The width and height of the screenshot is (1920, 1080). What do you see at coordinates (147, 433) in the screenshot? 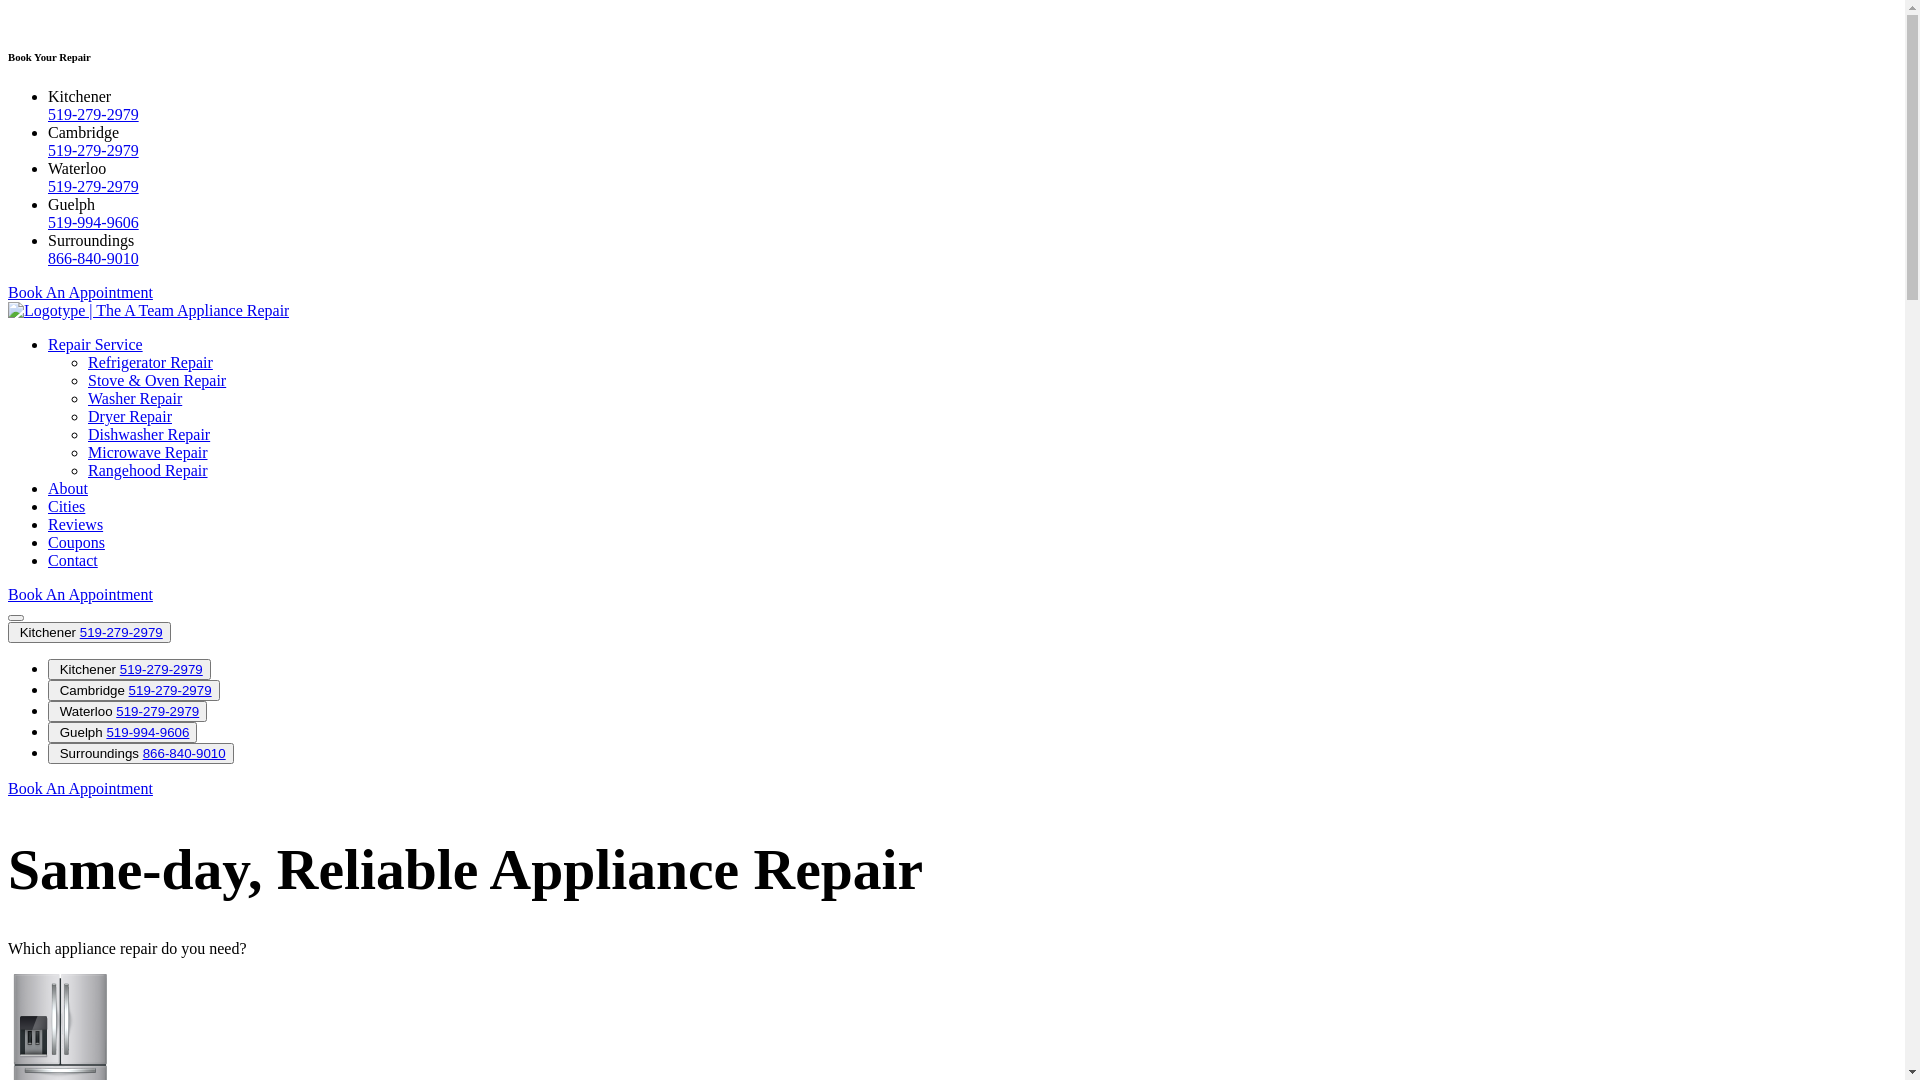
I see `'Dishwasher Repair'` at bounding box center [147, 433].